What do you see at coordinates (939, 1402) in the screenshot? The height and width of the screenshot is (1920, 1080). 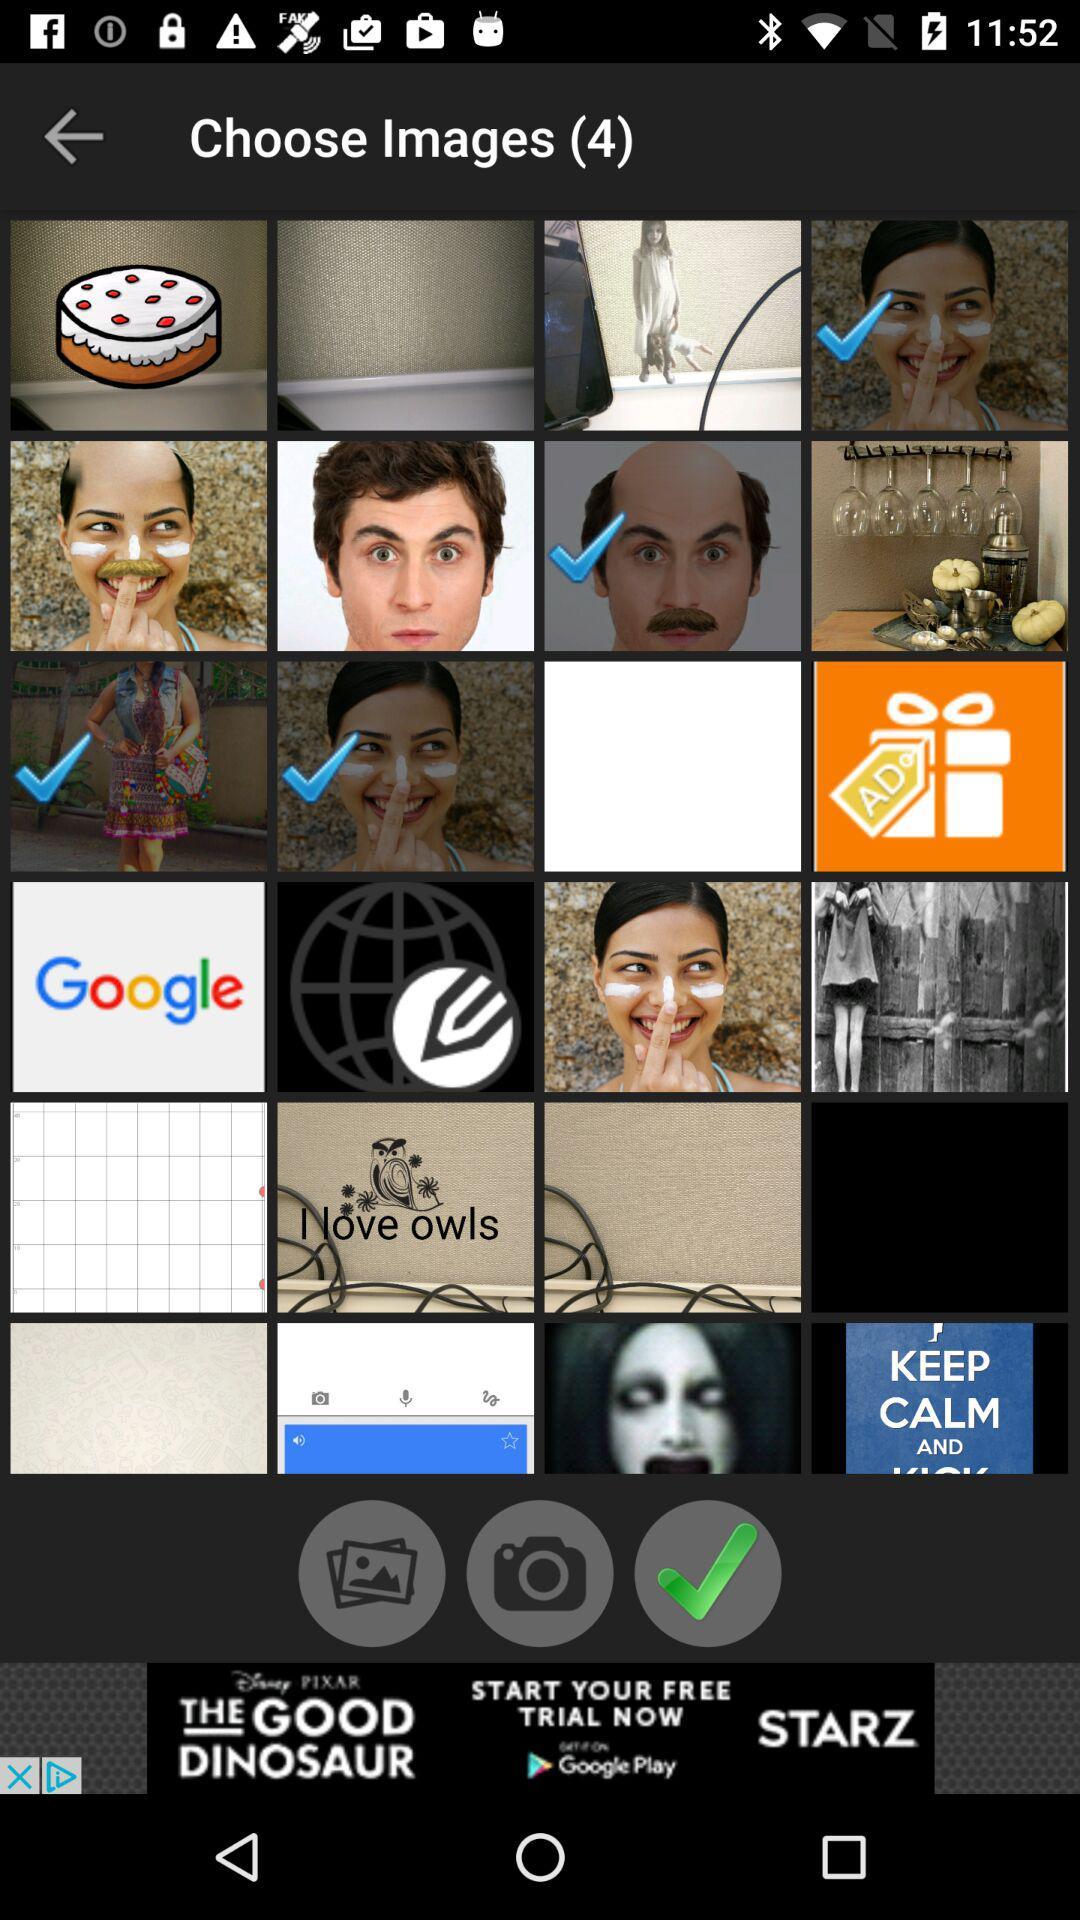 I see `choose image` at bounding box center [939, 1402].